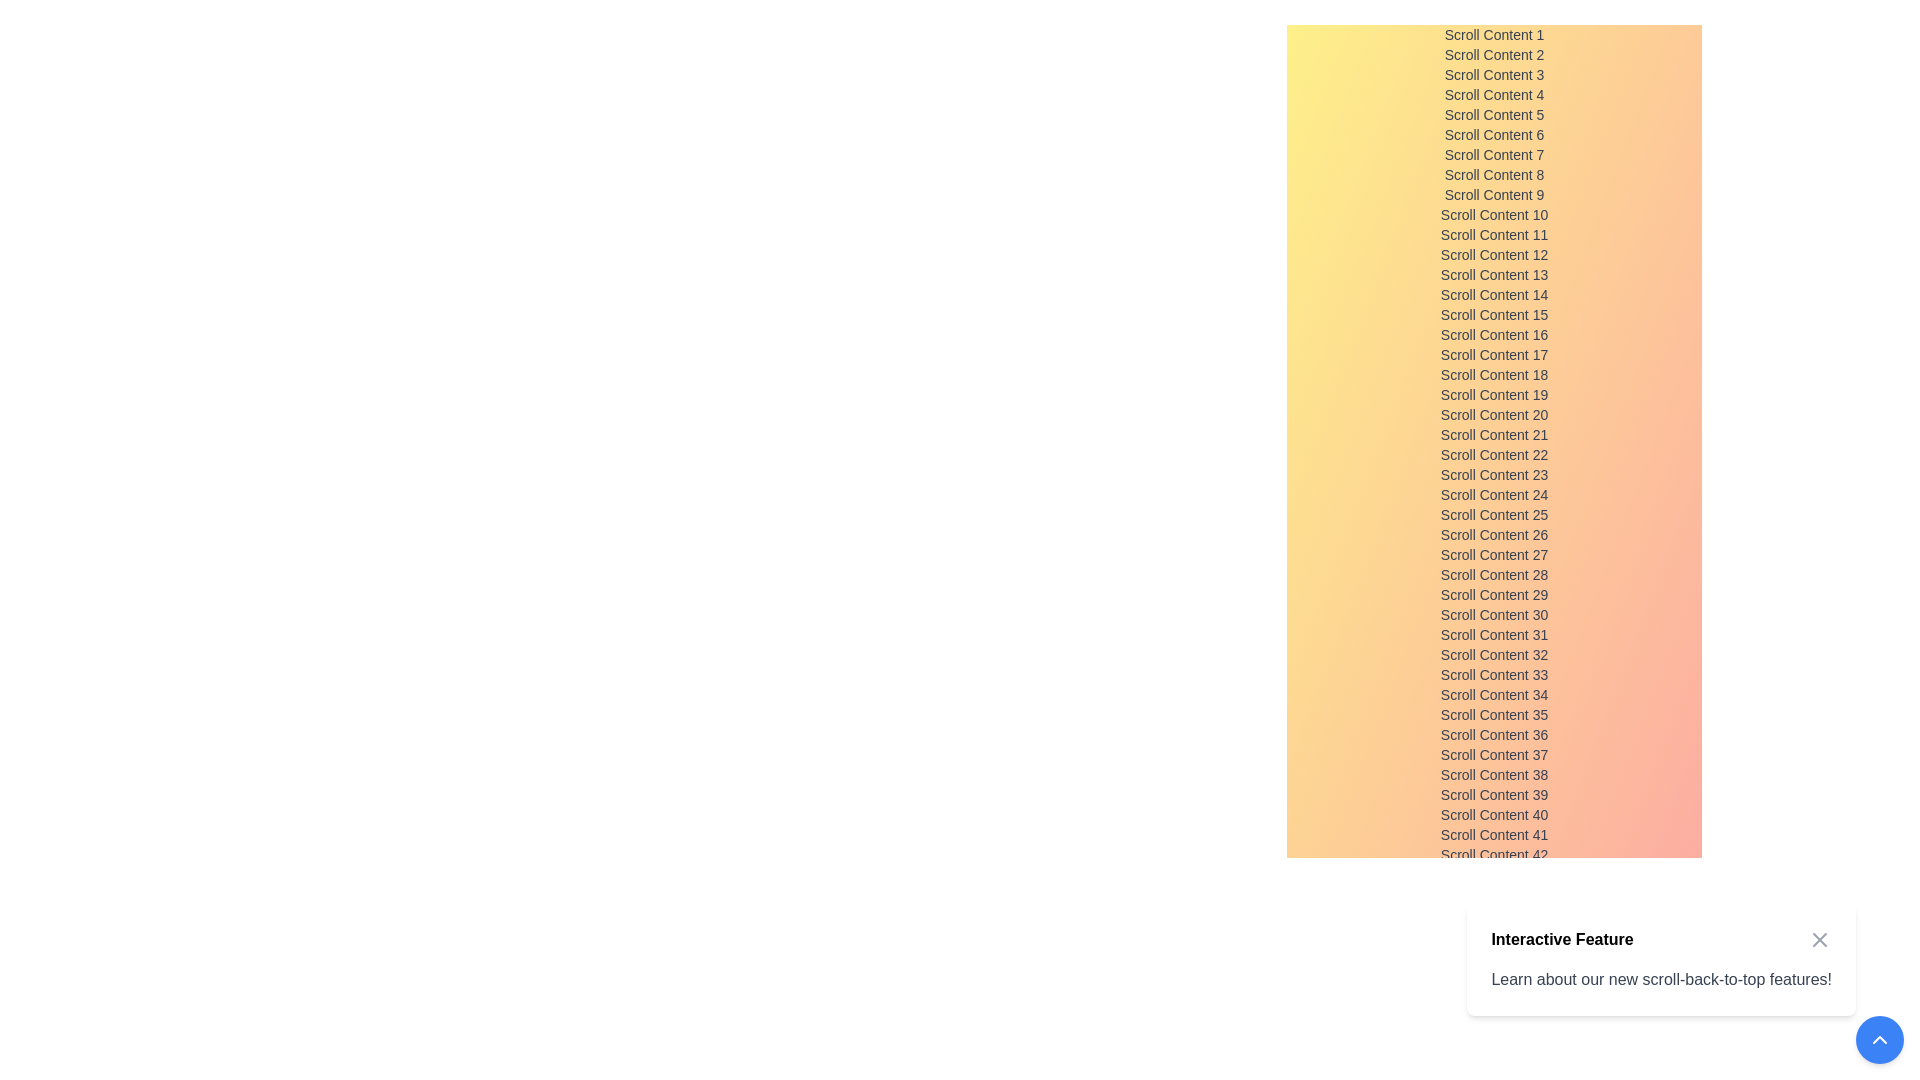 The height and width of the screenshot is (1080, 1920). What do you see at coordinates (1879, 1039) in the screenshot?
I see `the small circular button with a blue background and a white upwards-pointing icon located at the bottom-right corner of the layout to potentially view a tooltip or visual feedback` at bounding box center [1879, 1039].